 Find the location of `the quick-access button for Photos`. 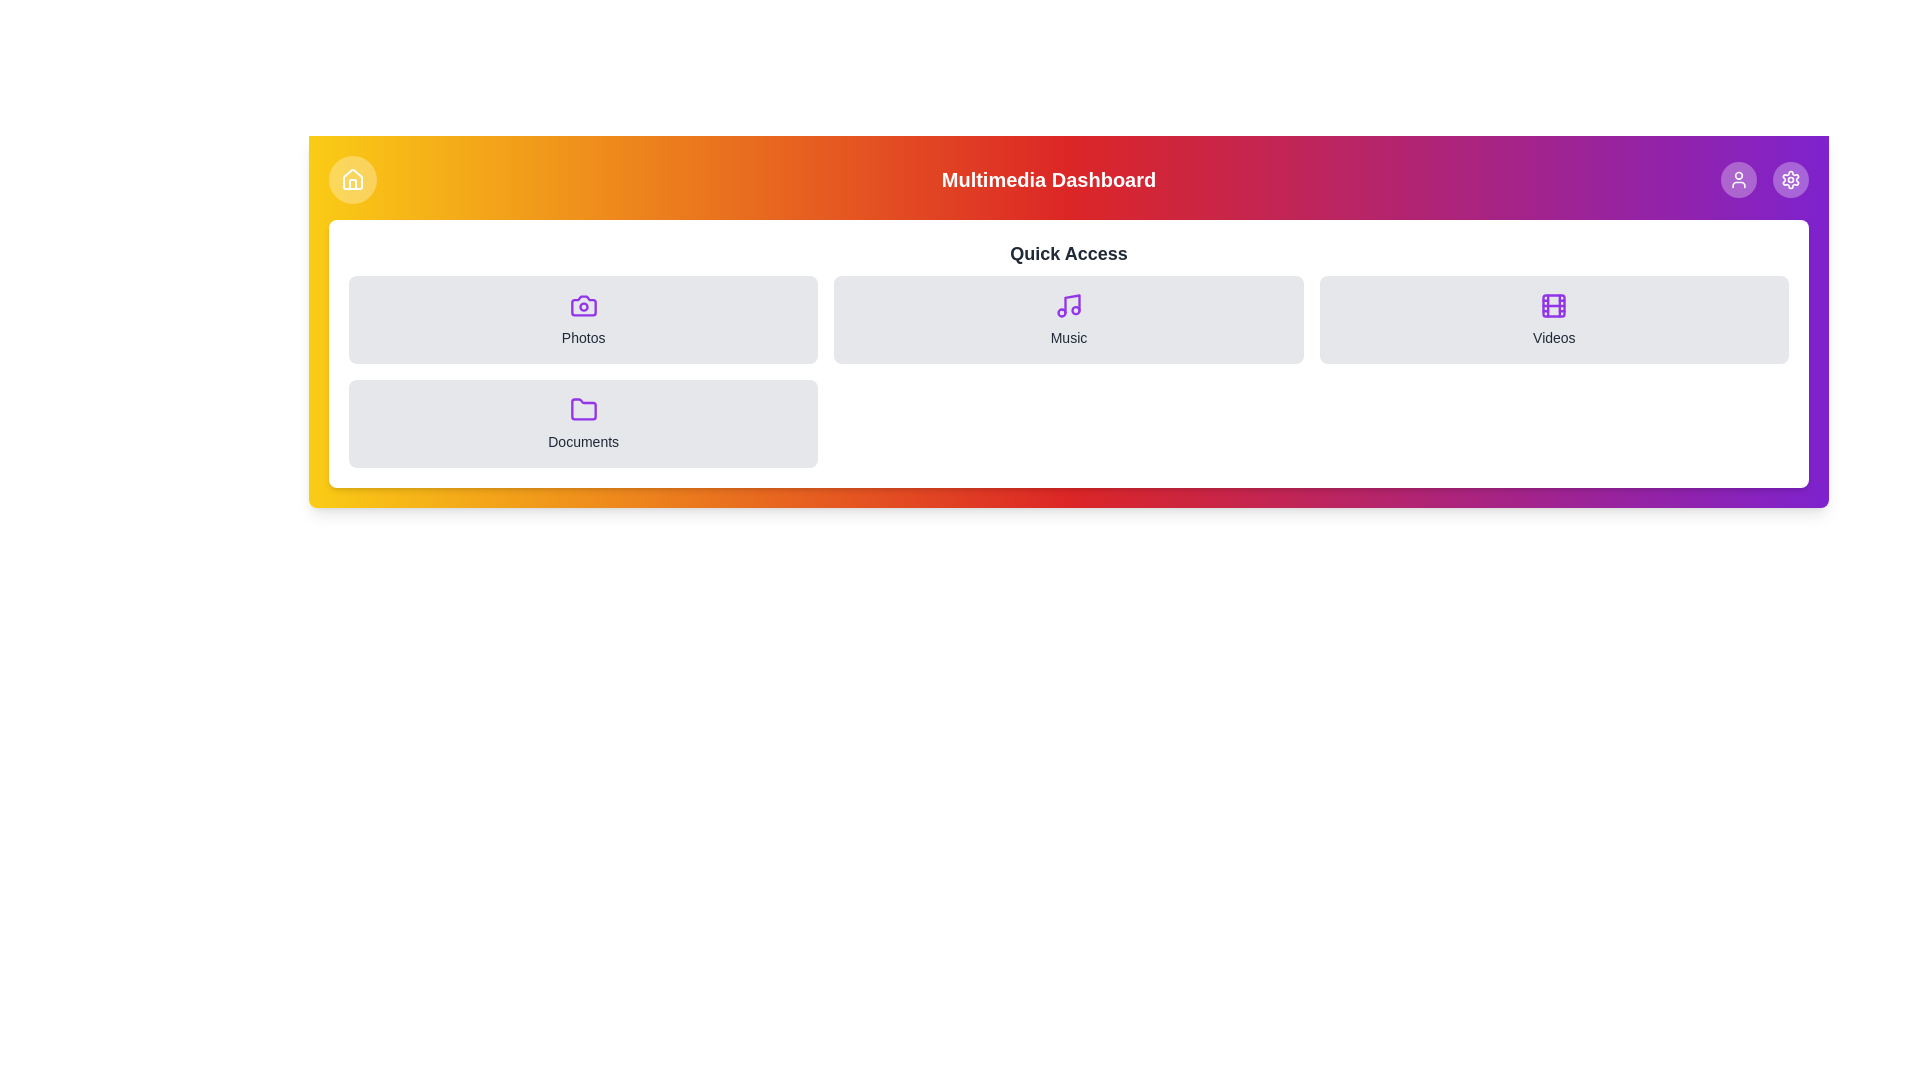

the quick-access button for Photos is located at coordinates (582, 319).